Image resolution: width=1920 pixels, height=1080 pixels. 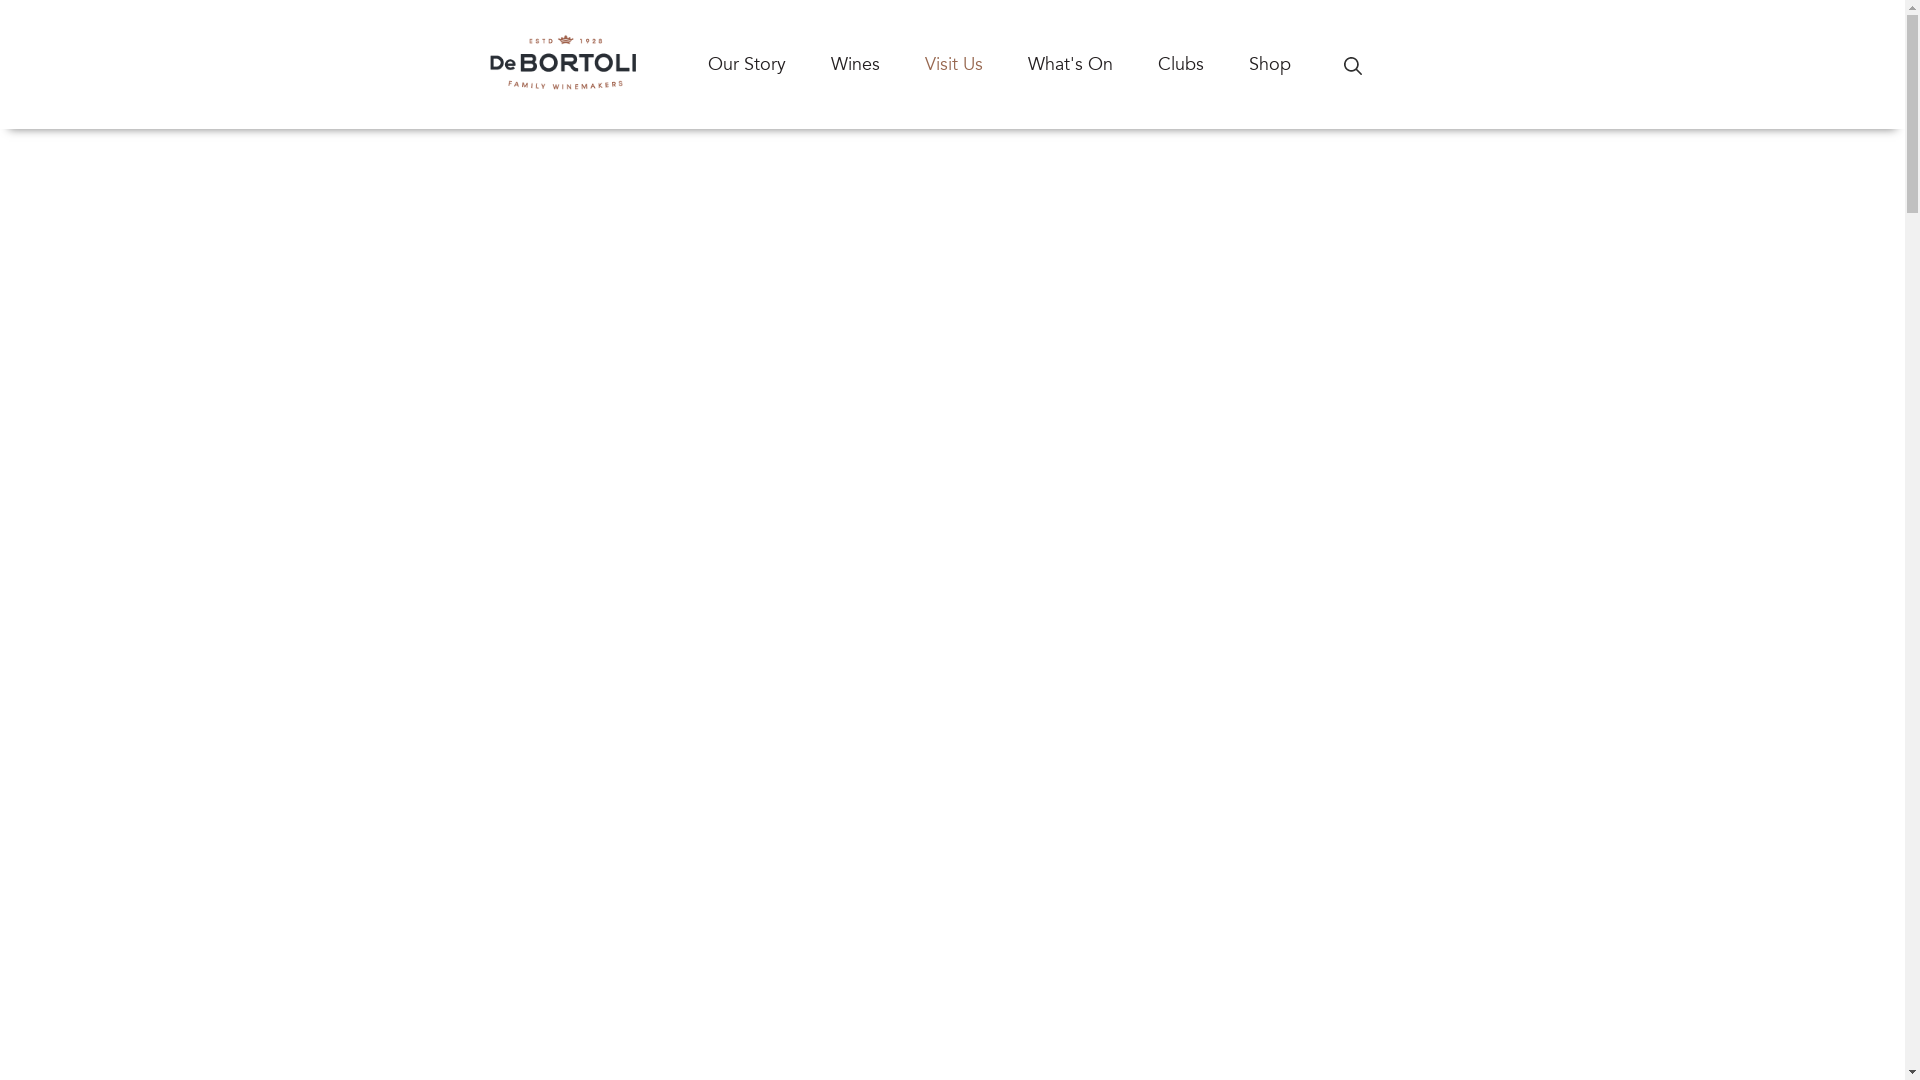 What do you see at coordinates (1092, 63) in the screenshot?
I see `'What's On'` at bounding box center [1092, 63].